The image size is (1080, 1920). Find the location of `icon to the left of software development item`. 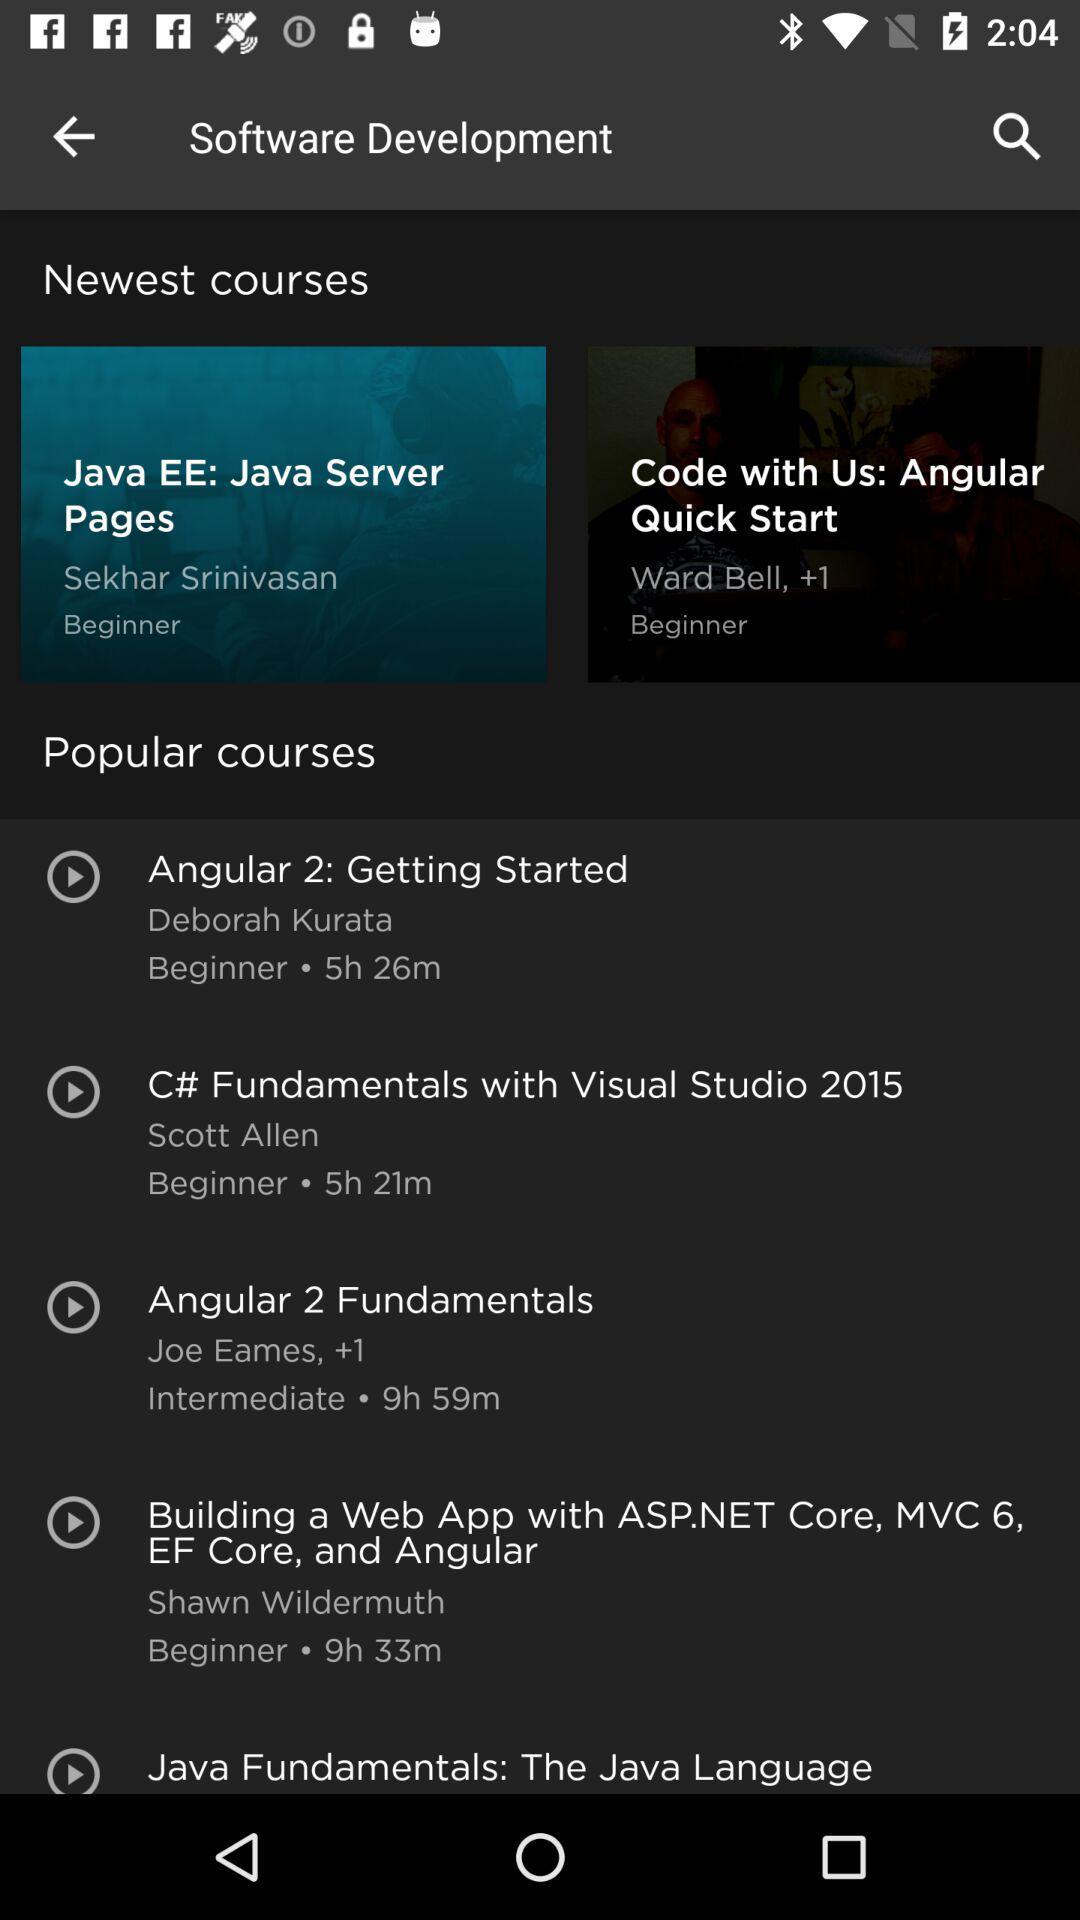

icon to the left of software development item is located at coordinates (72, 135).